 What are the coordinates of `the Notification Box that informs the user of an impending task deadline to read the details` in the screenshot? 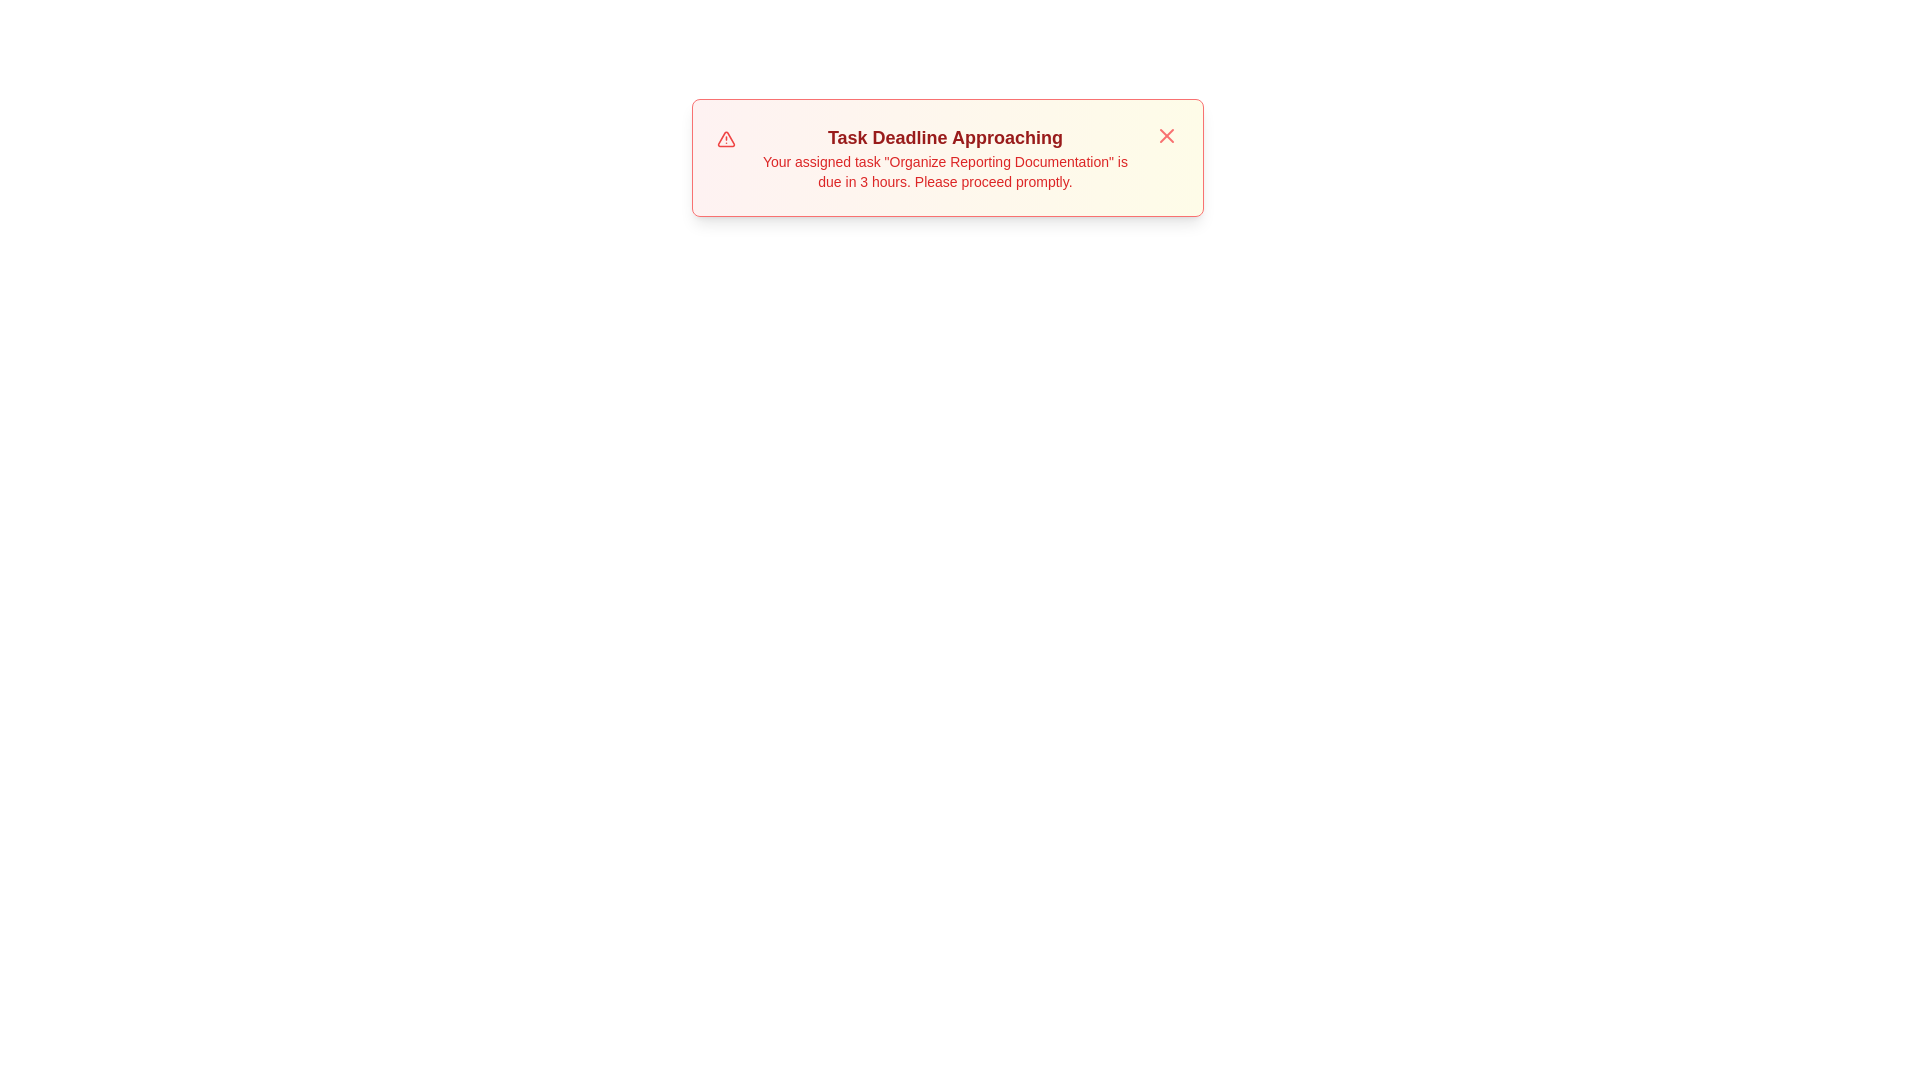 It's located at (946, 157).